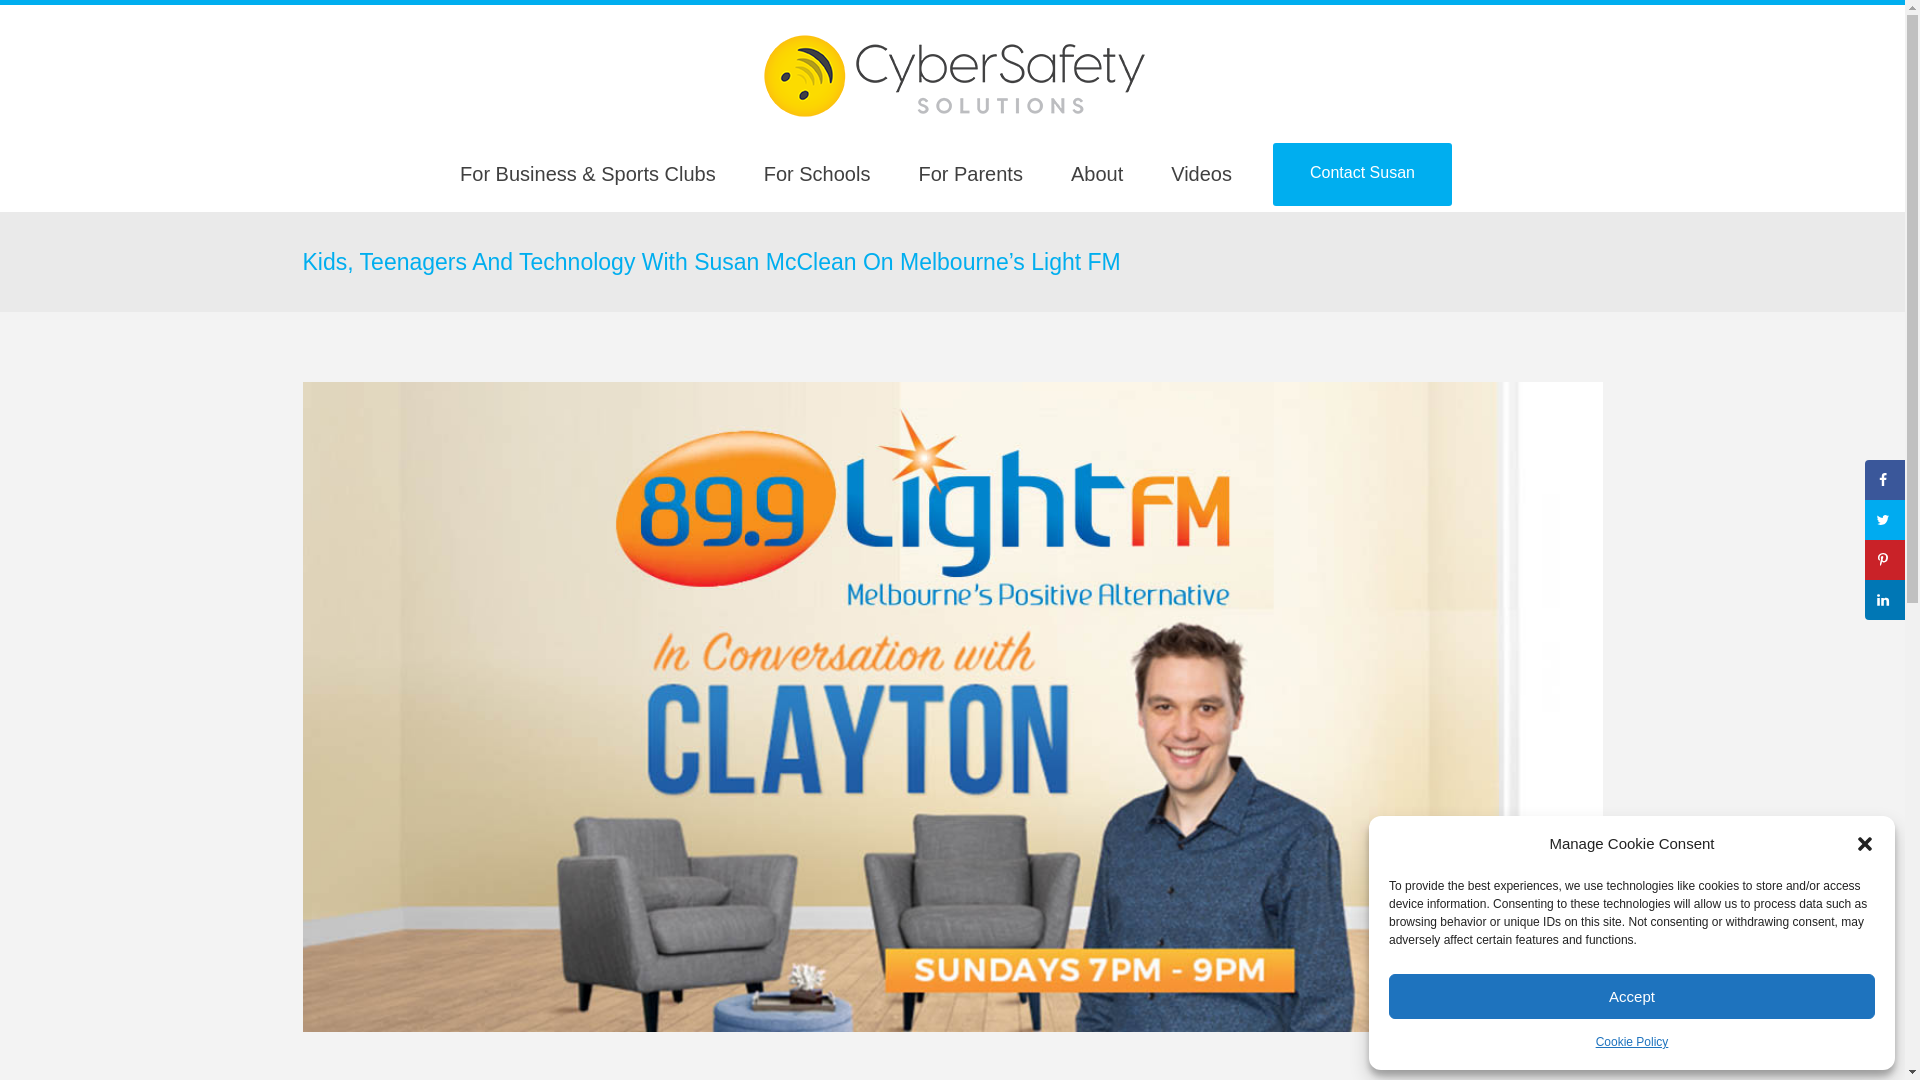 This screenshot has height=1080, width=1920. Describe the element at coordinates (892, 173) in the screenshot. I see `'For Parents'` at that location.